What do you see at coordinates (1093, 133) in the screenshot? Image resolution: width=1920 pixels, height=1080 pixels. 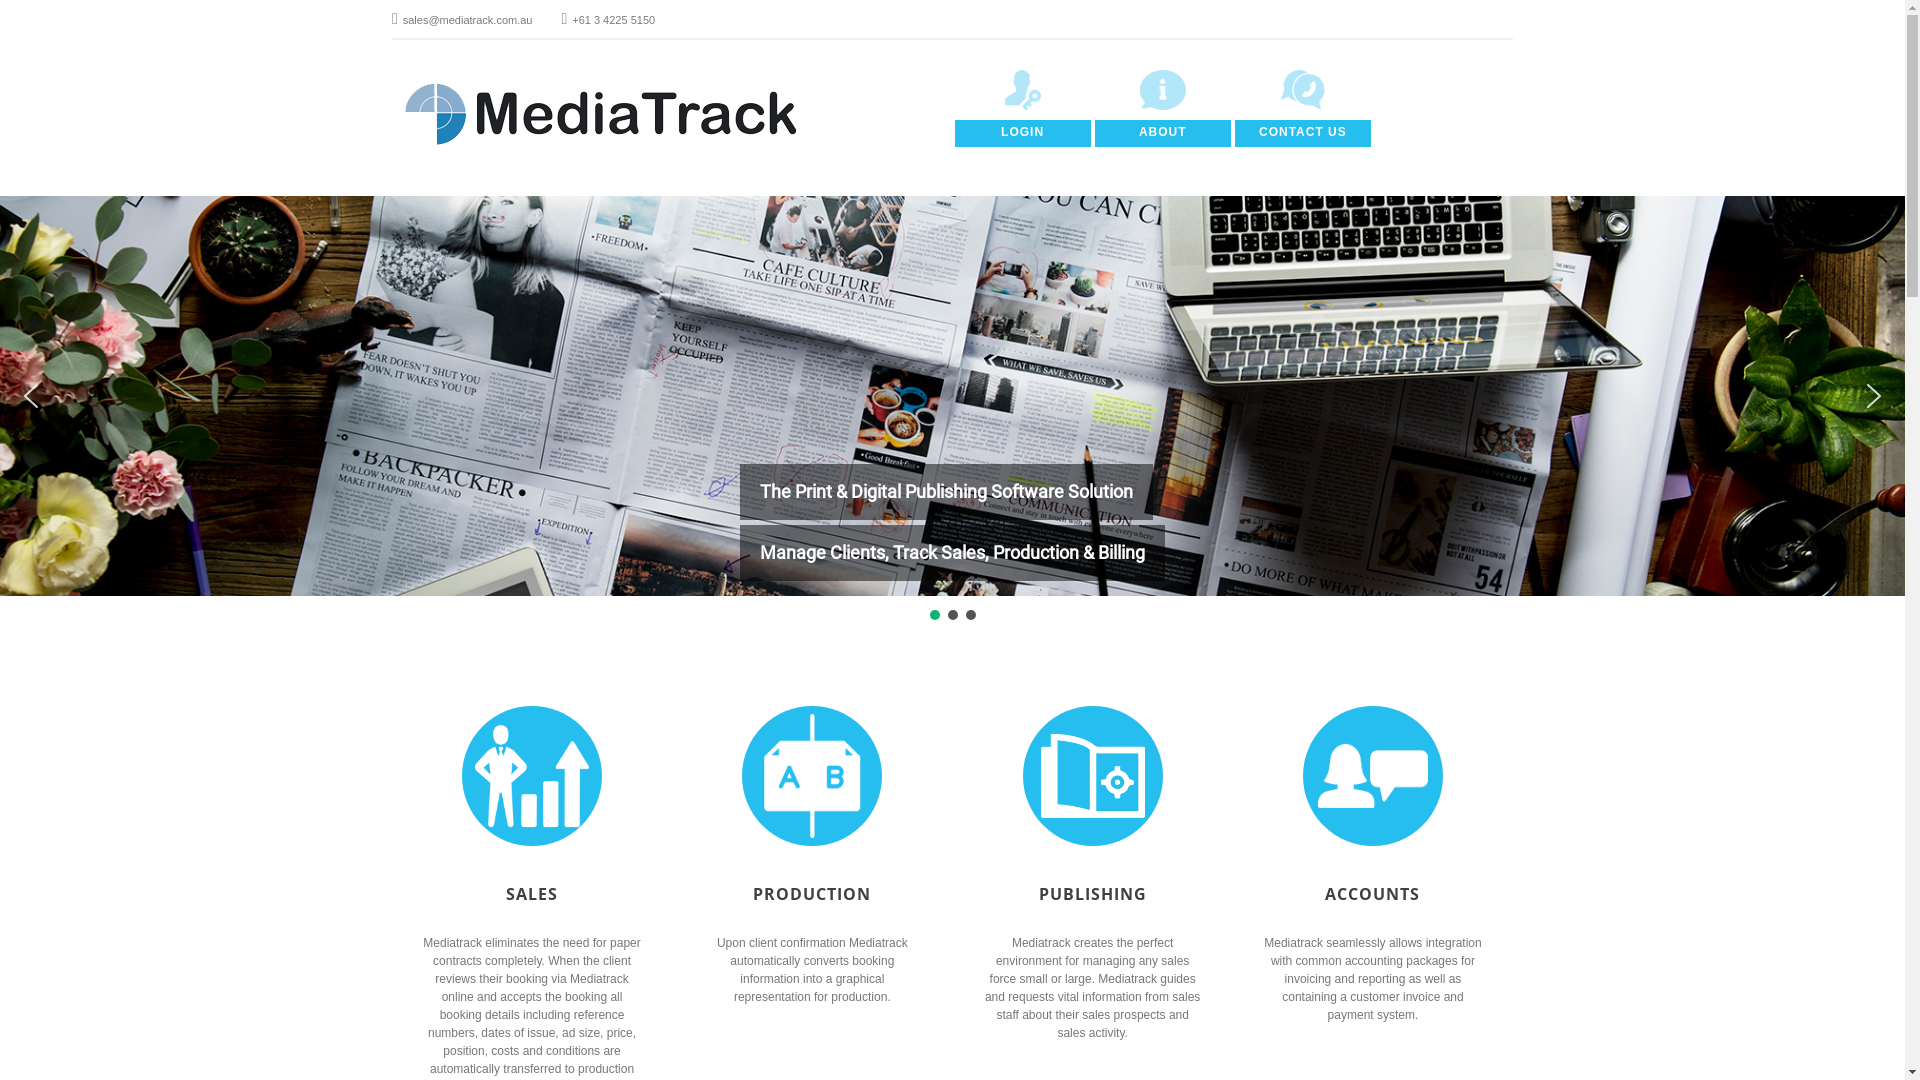 I see `'ABOUT'` at bounding box center [1093, 133].